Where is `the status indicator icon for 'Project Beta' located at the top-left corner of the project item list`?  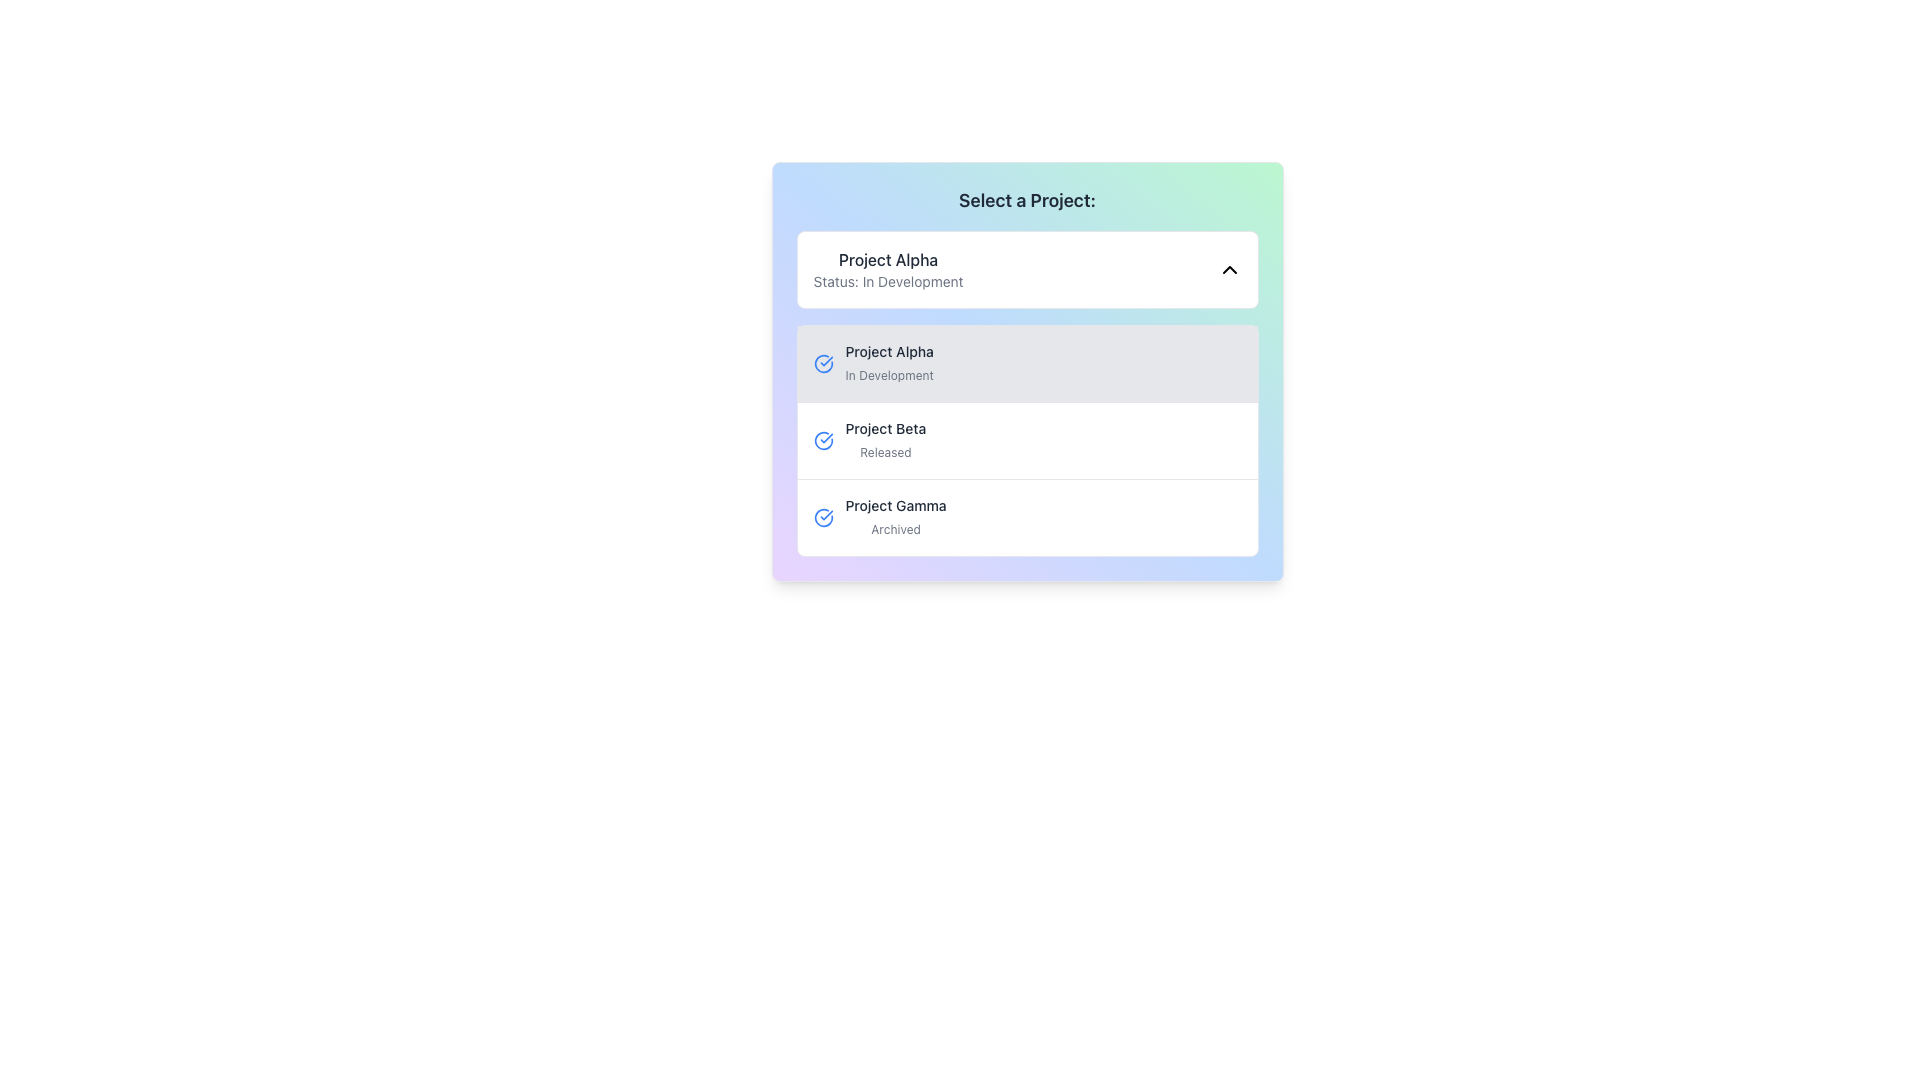
the status indicator icon for 'Project Beta' located at the top-left corner of the project item list is located at coordinates (823, 439).